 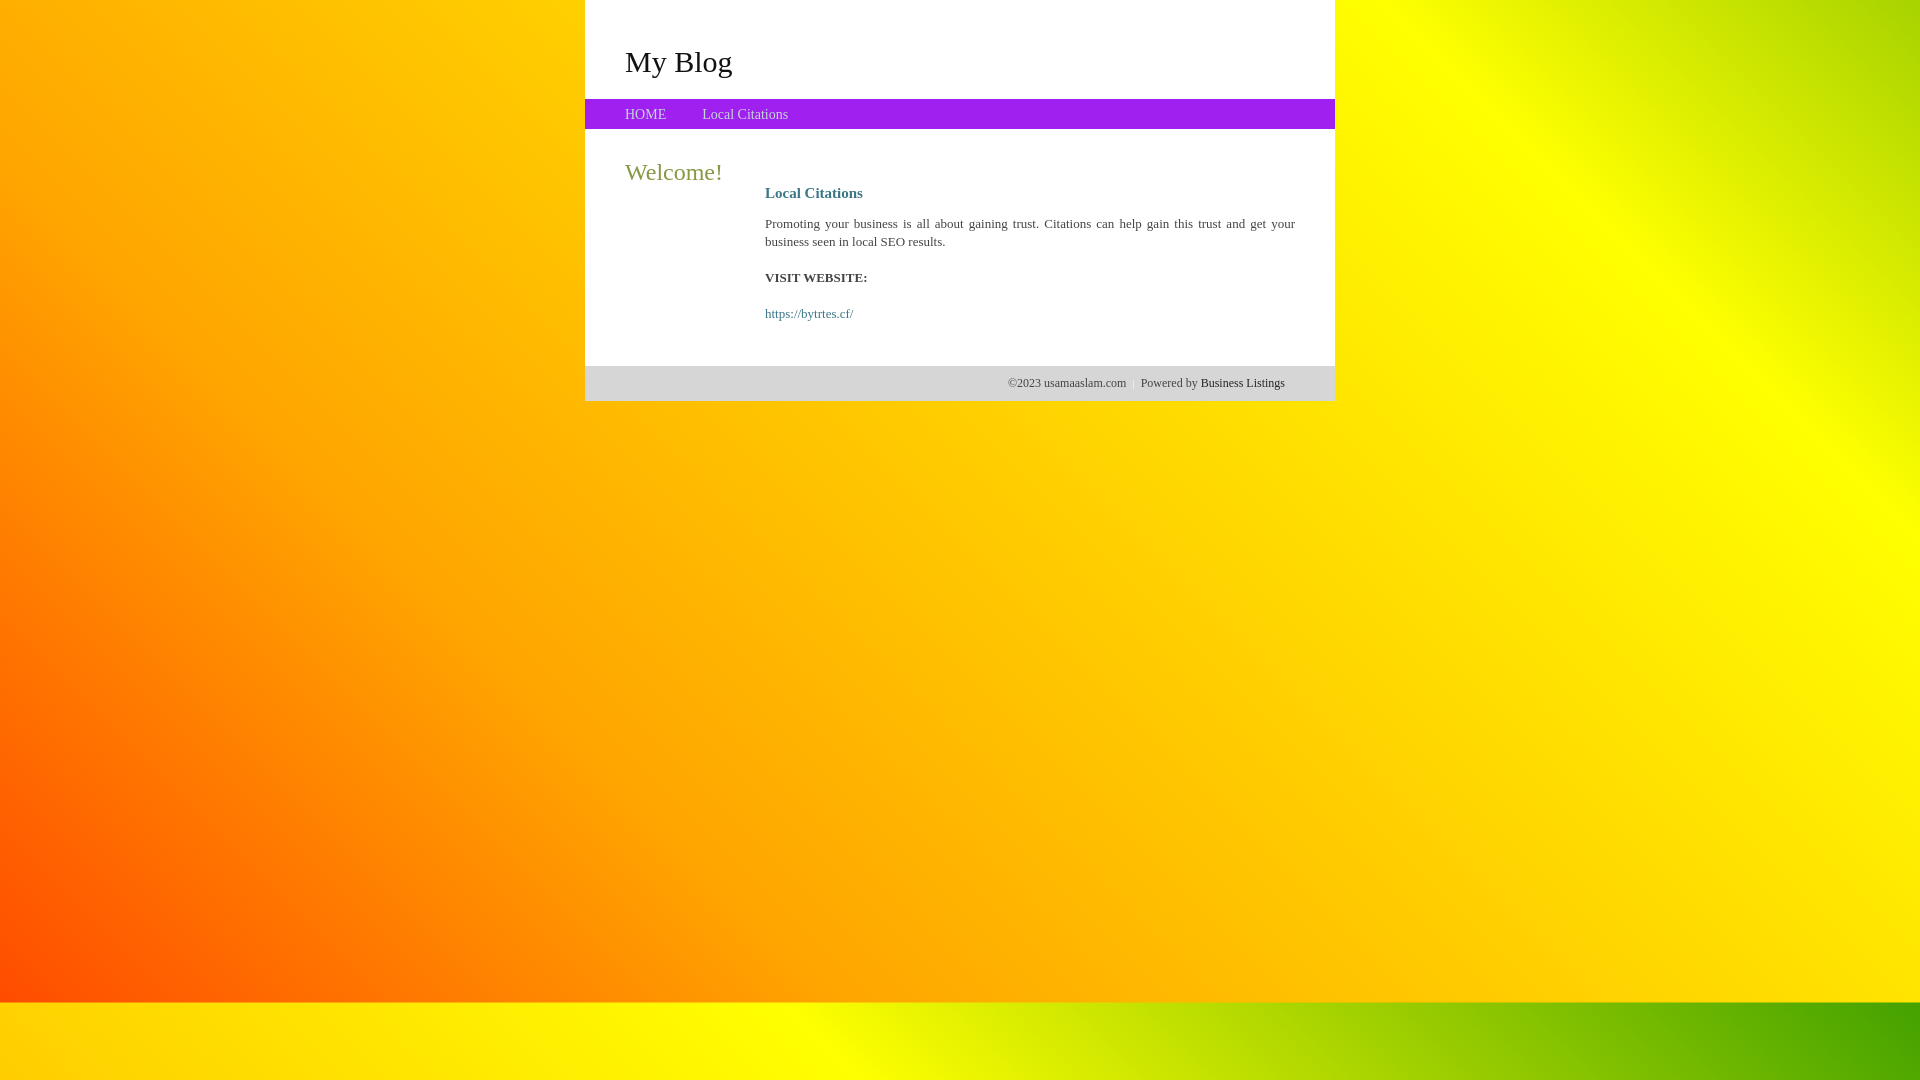 I want to click on 'Business Listings', so click(x=1242, y=382).